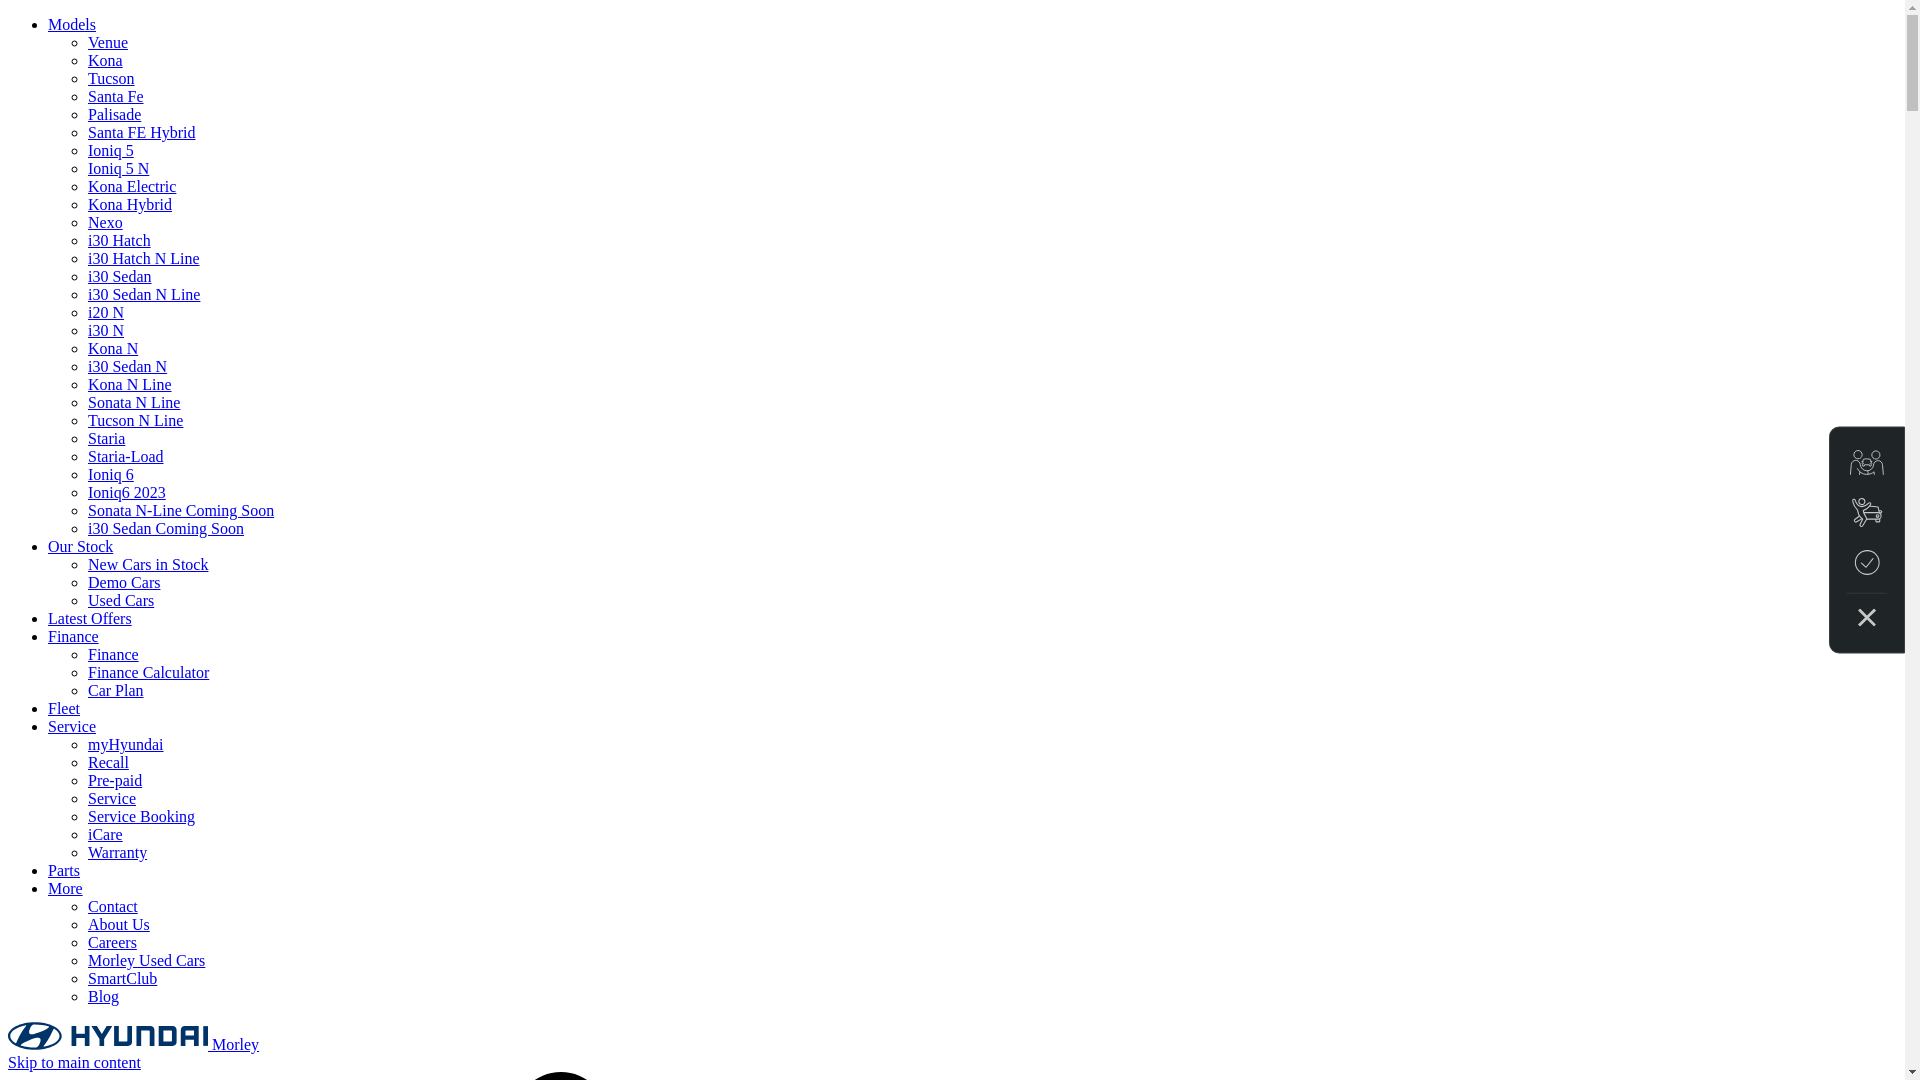 Image resolution: width=1920 pixels, height=1080 pixels. What do you see at coordinates (130, 186) in the screenshot?
I see `'Kona Electric'` at bounding box center [130, 186].